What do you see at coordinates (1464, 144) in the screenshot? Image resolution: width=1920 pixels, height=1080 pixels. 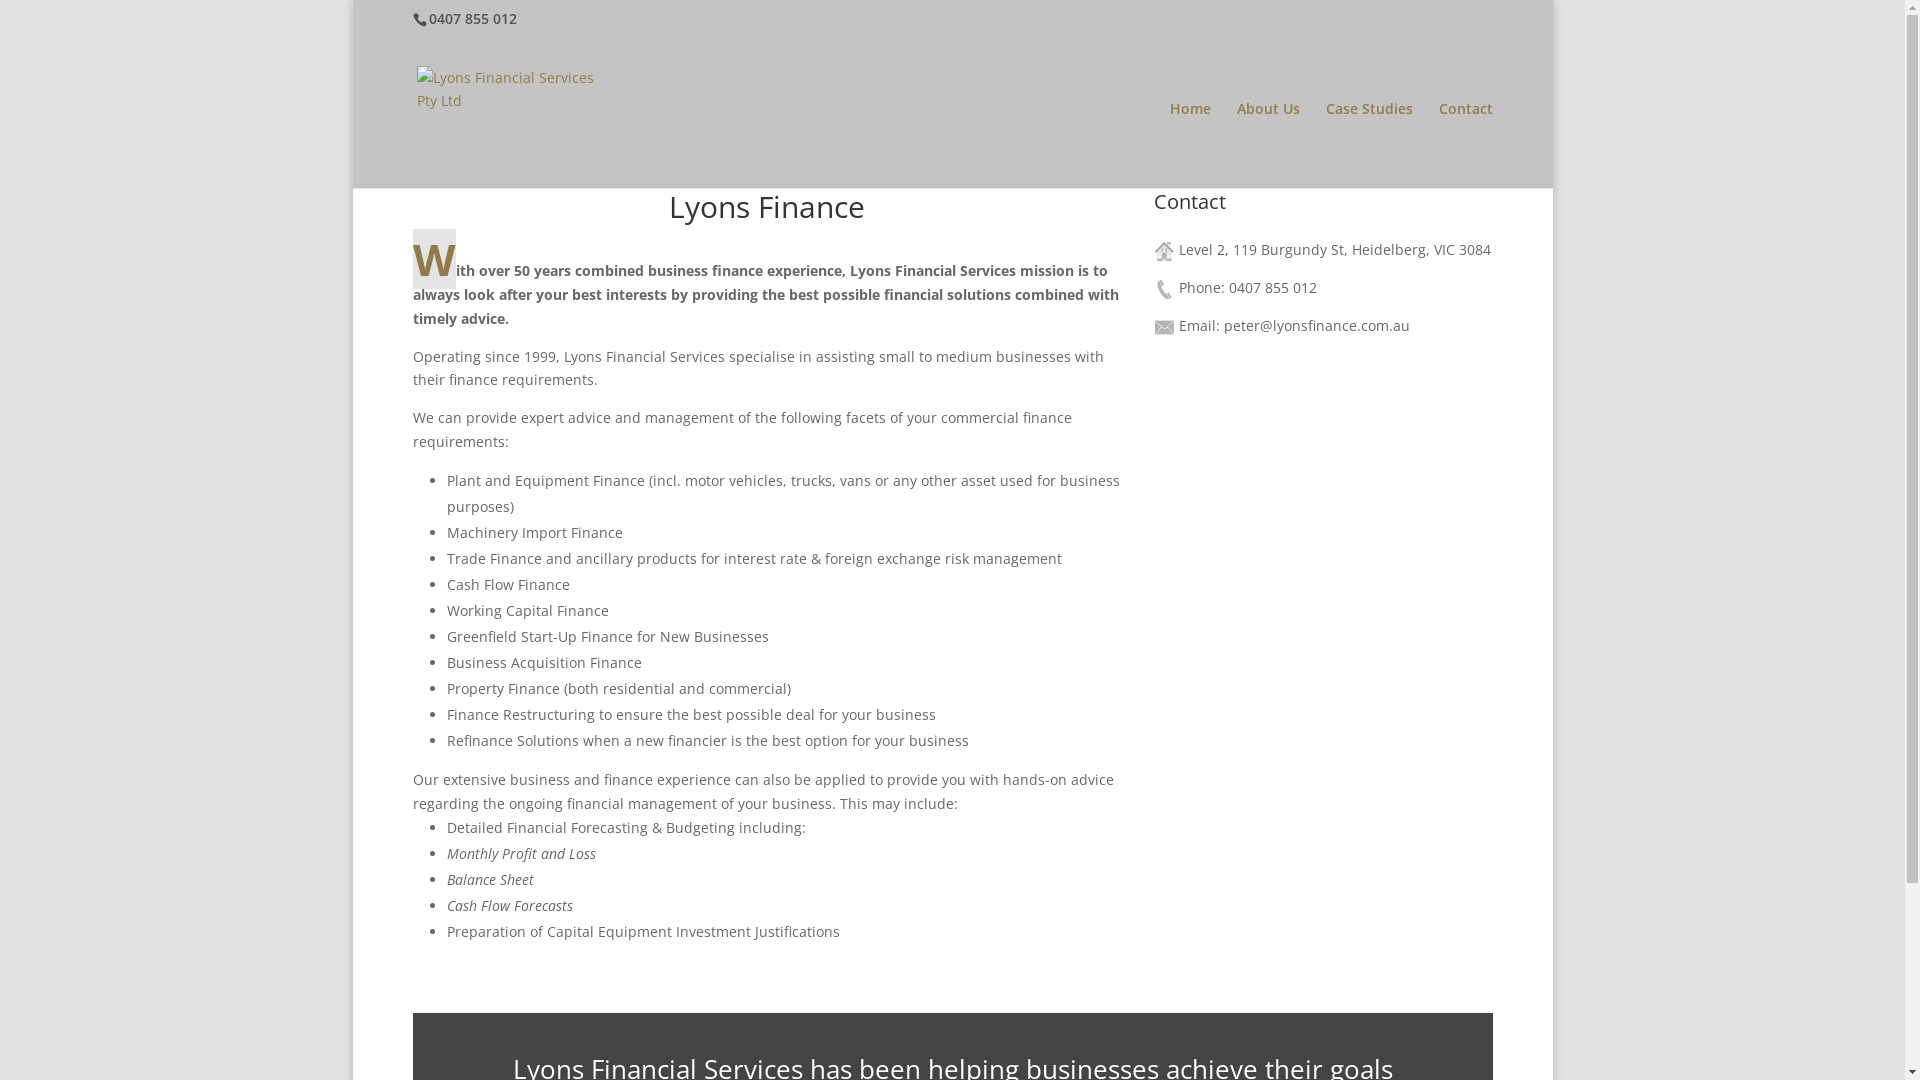 I see `'Contact'` at bounding box center [1464, 144].